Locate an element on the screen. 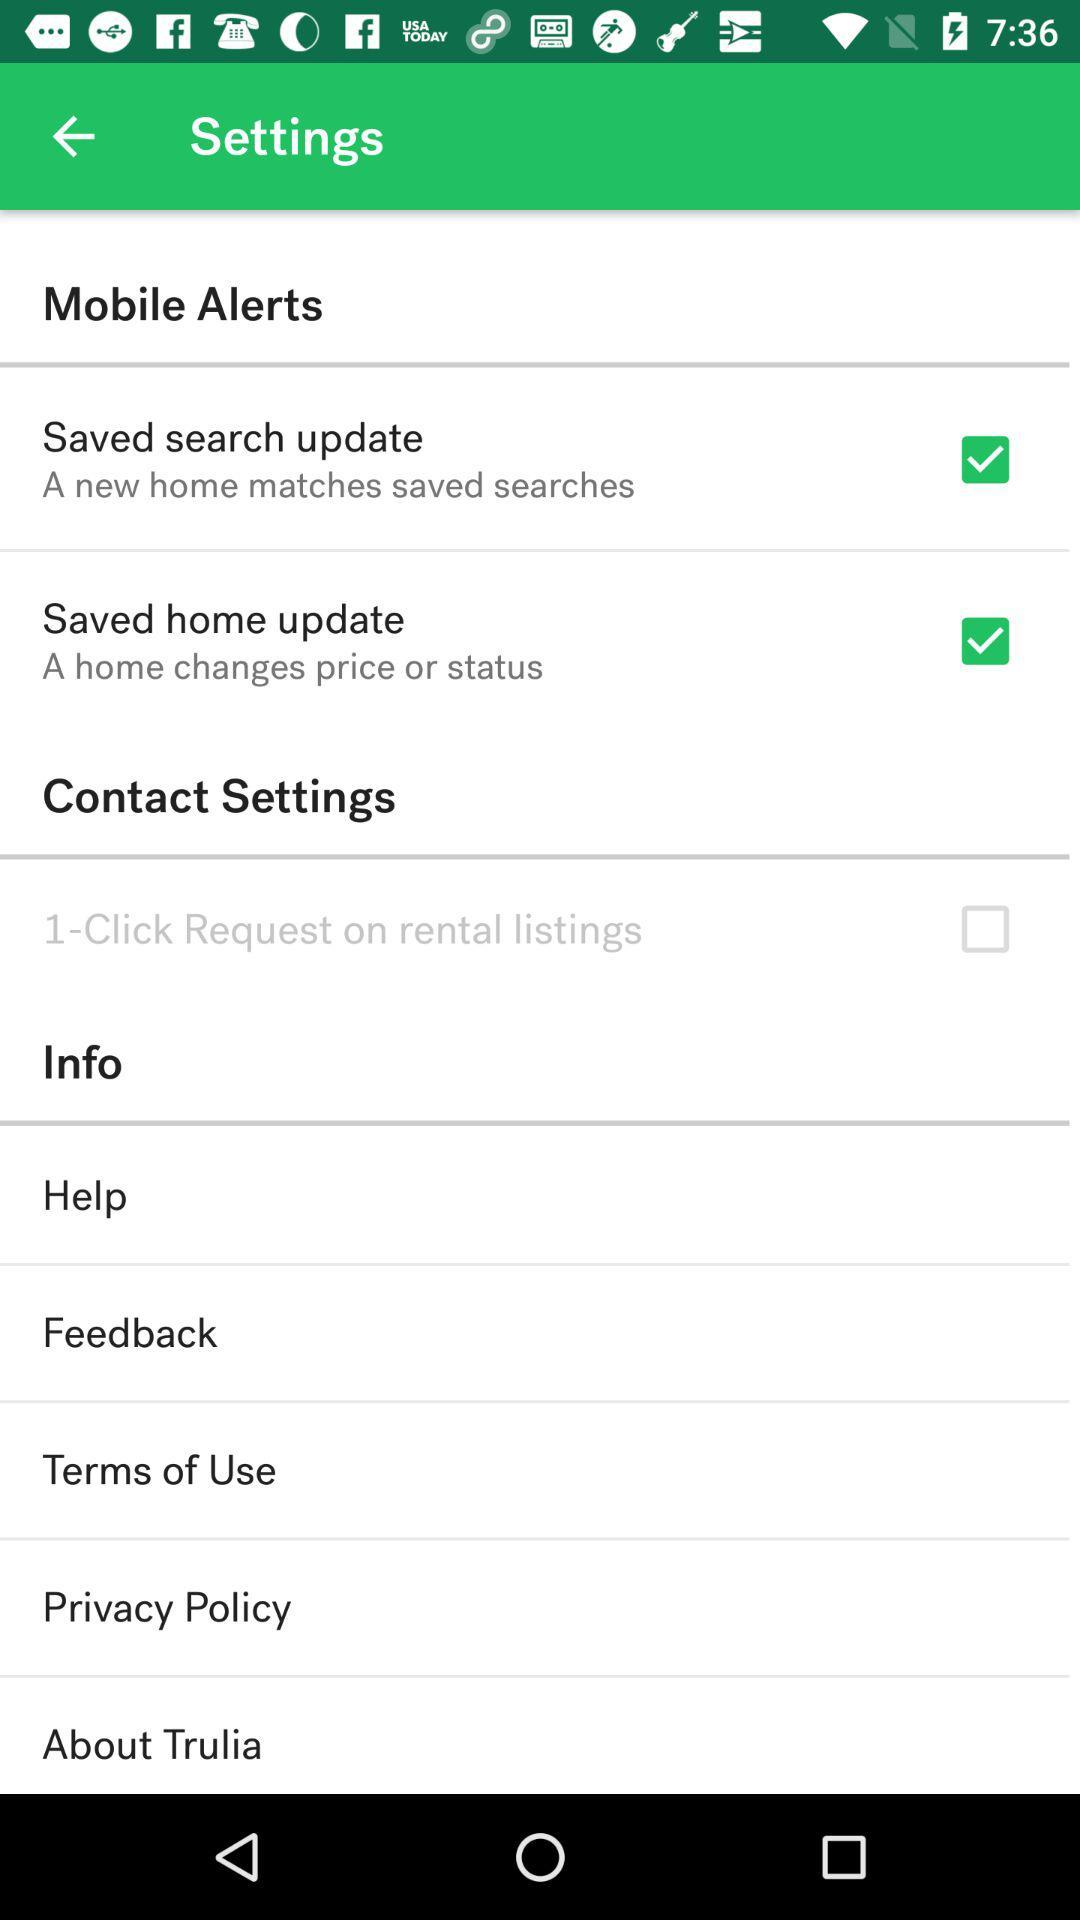  the icon above help is located at coordinates (533, 1061).